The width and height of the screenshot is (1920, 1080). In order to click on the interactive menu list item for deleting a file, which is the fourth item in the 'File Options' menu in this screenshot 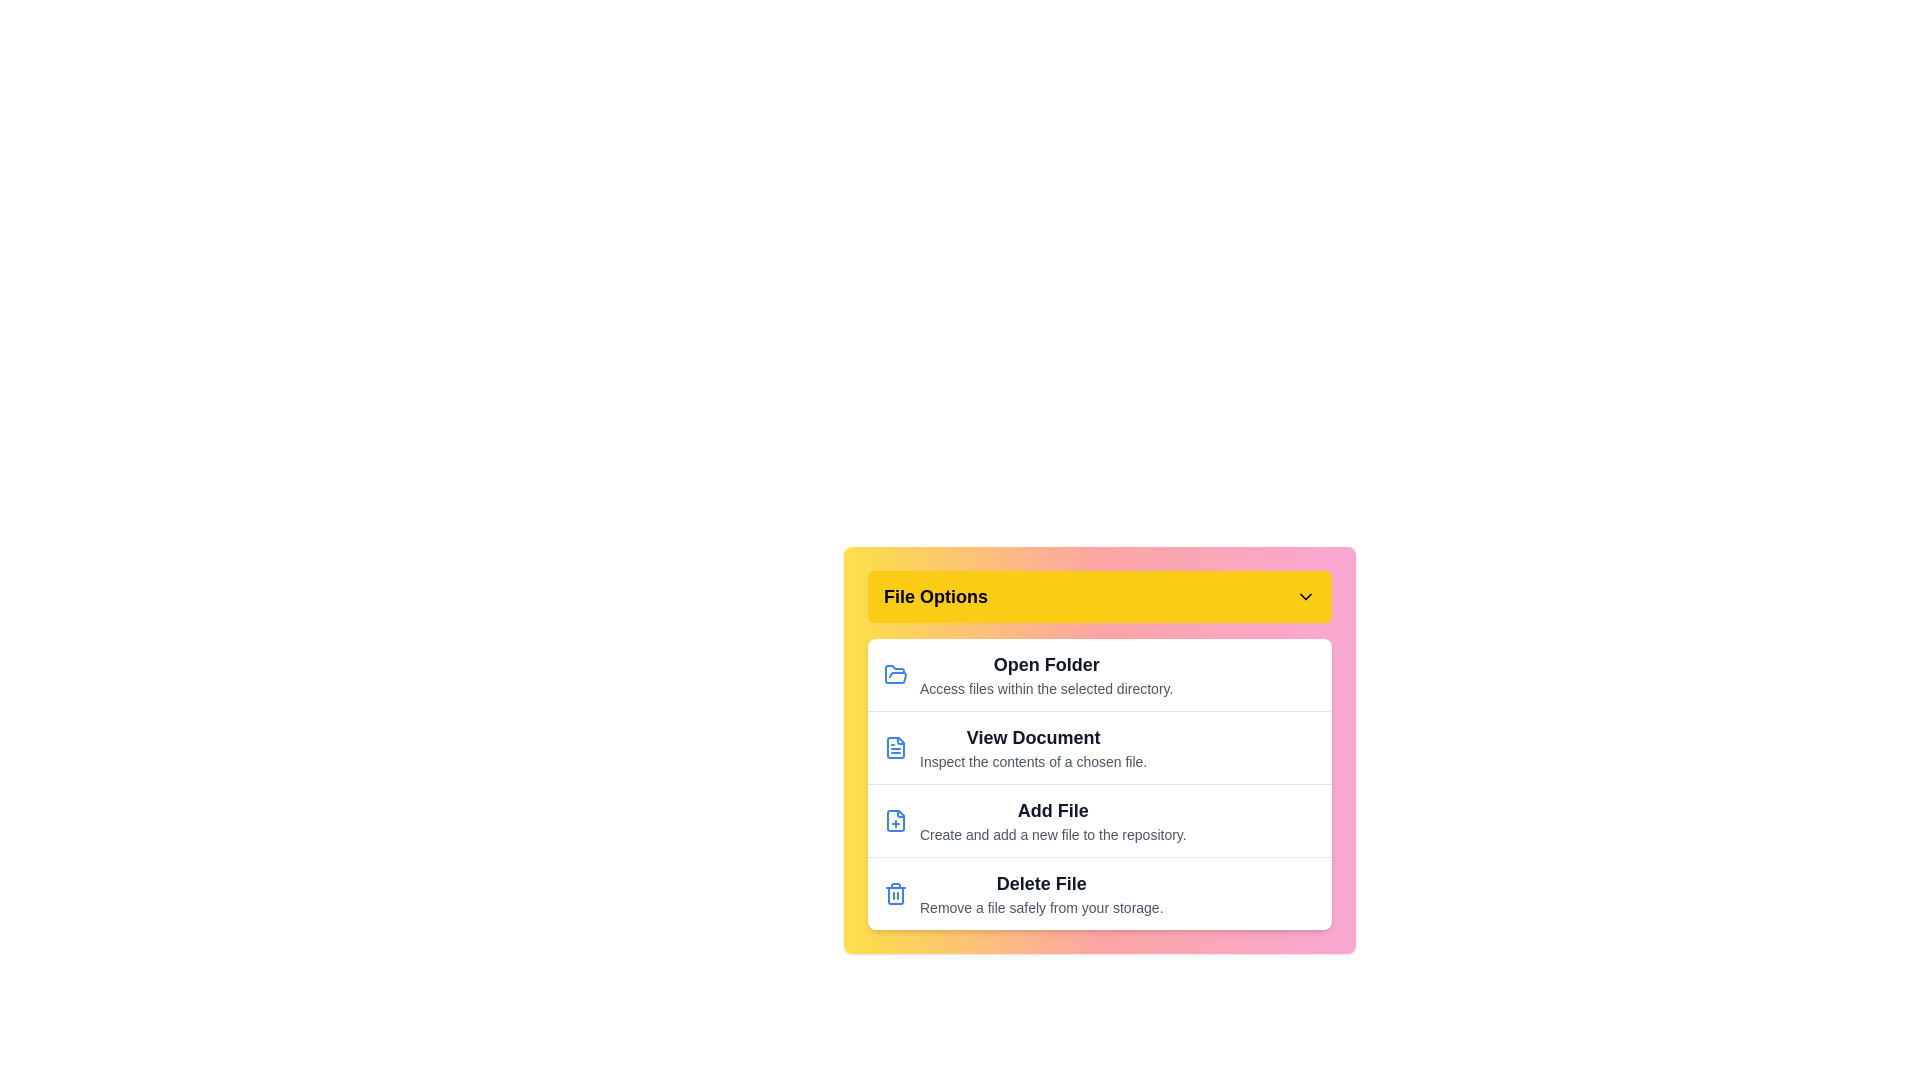, I will do `click(1098, 892)`.